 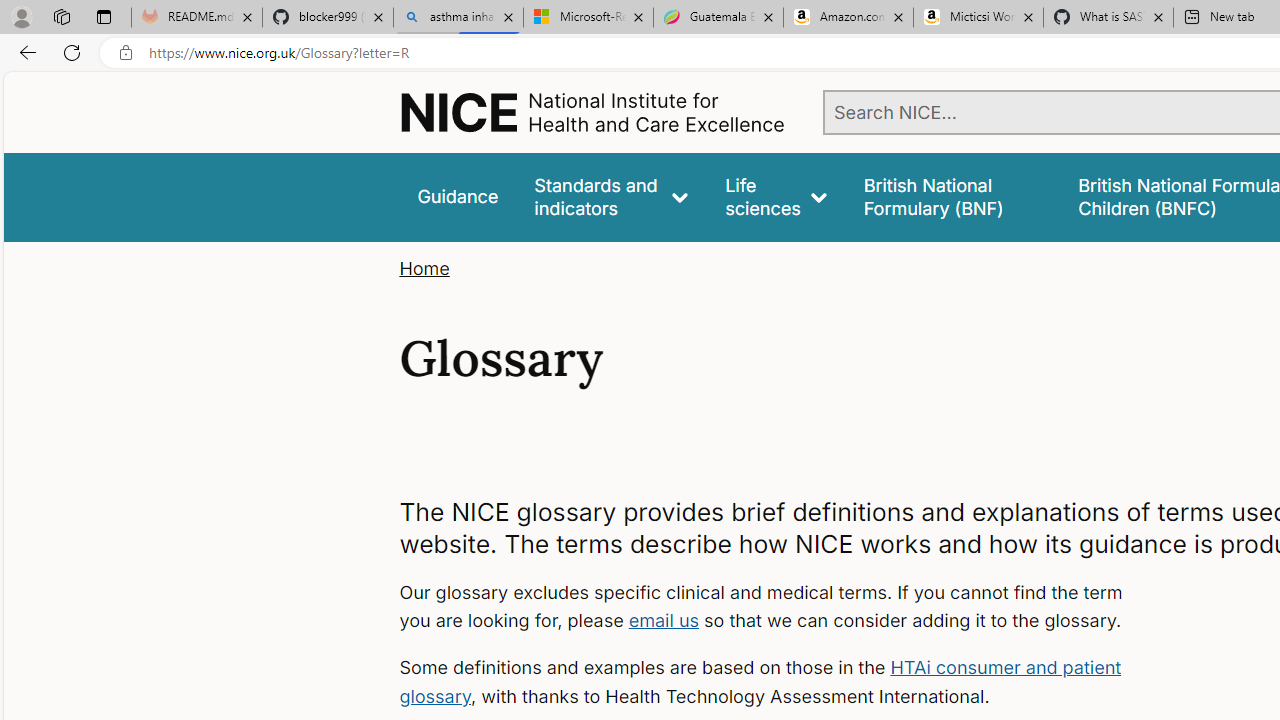 What do you see at coordinates (423, 267) in the screenshot?
I see `'Home'` at bounding box center [423, 267].